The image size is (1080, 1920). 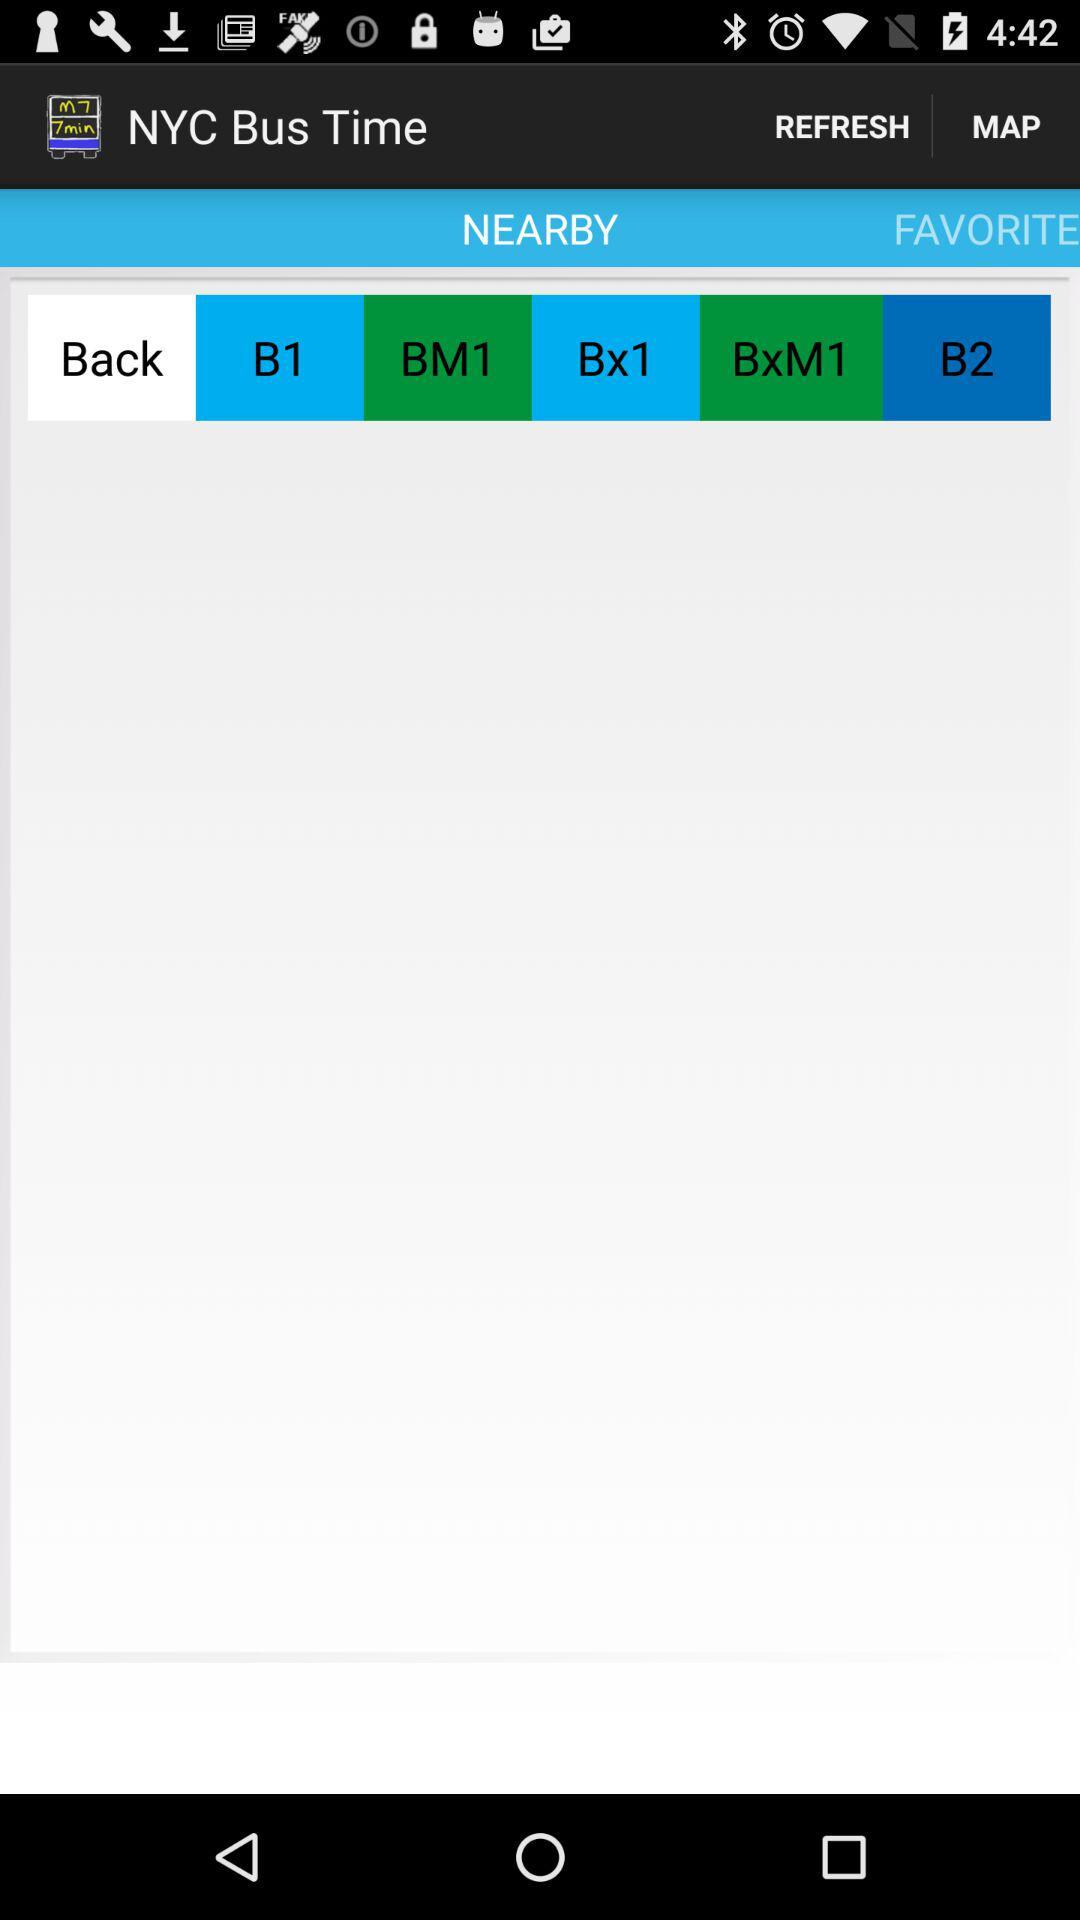 I want to click on the button to the left of the bm1, so click(x=279, y=357).